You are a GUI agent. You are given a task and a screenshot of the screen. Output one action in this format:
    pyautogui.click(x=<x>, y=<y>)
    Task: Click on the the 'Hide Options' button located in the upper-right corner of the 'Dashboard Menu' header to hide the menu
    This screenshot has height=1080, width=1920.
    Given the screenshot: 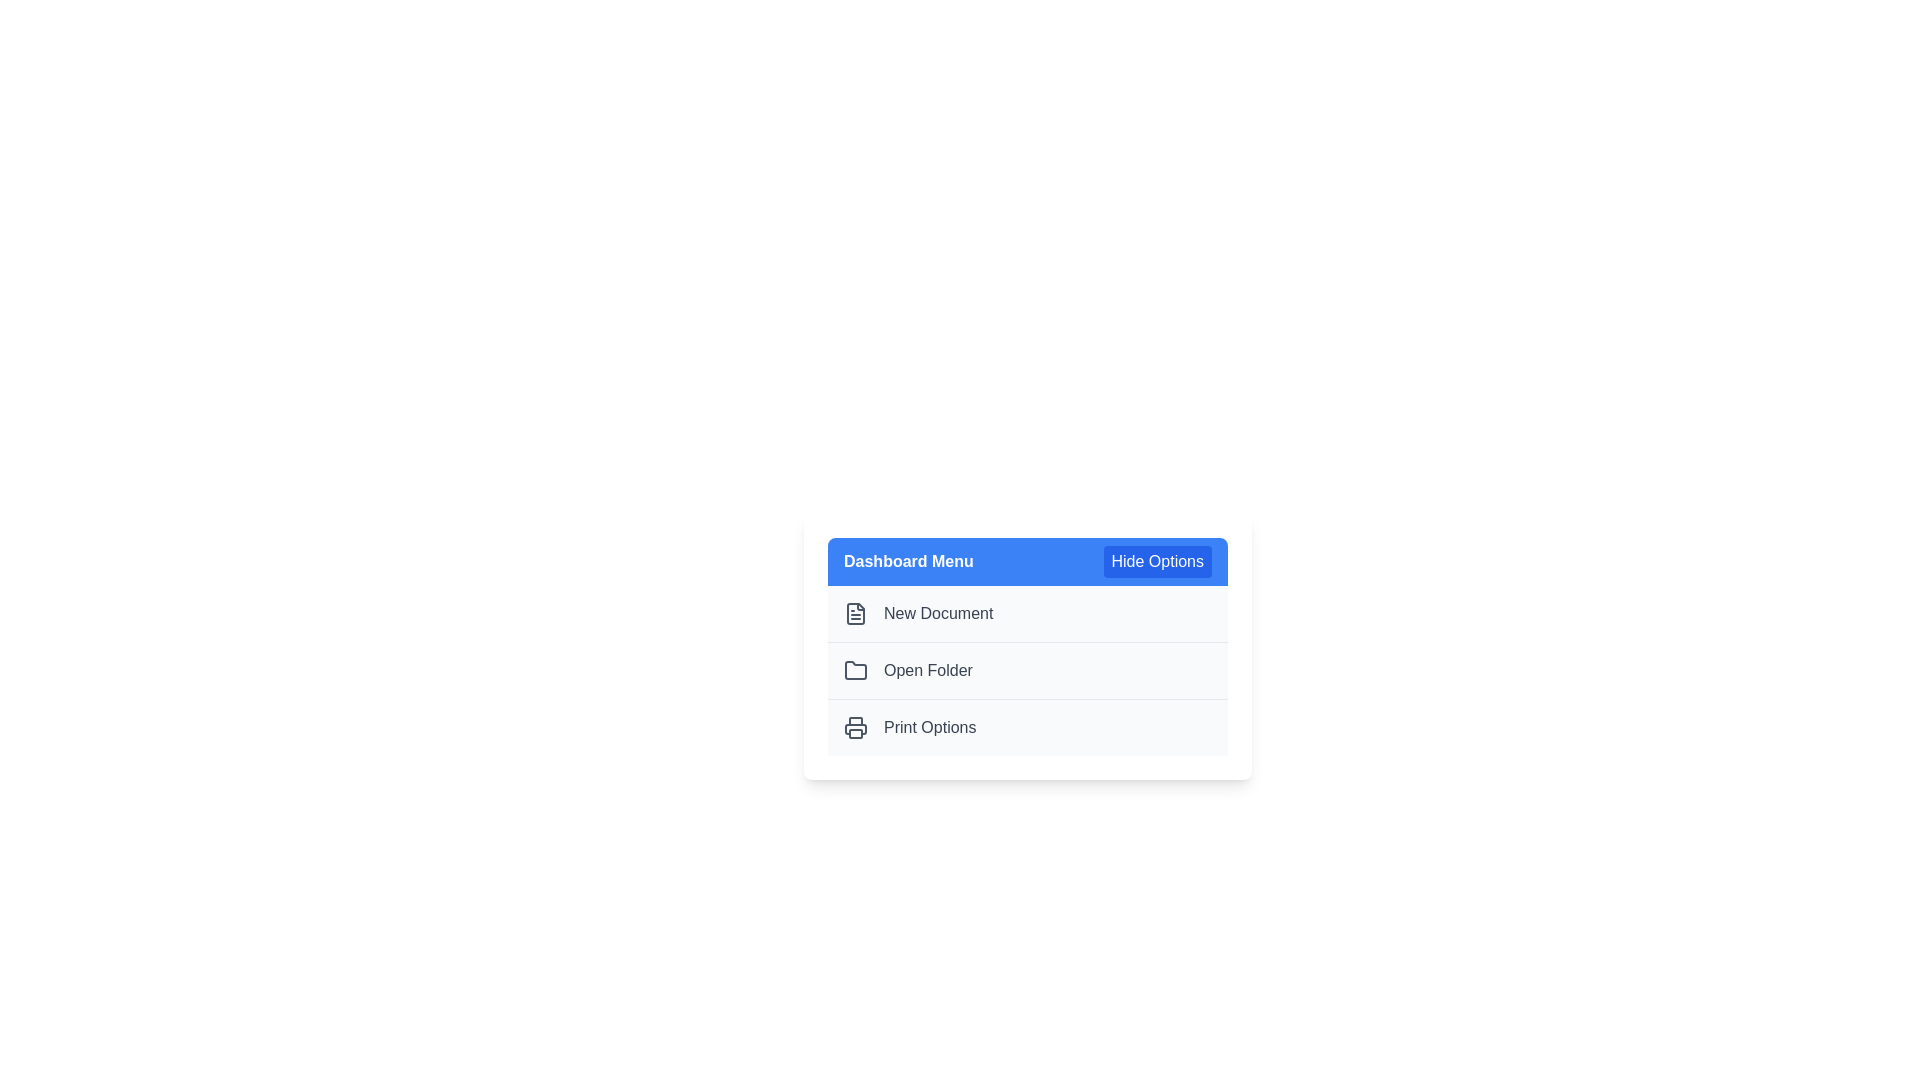 What is the action you would take?
    pyautogui.click(x=1157, y=562)
    